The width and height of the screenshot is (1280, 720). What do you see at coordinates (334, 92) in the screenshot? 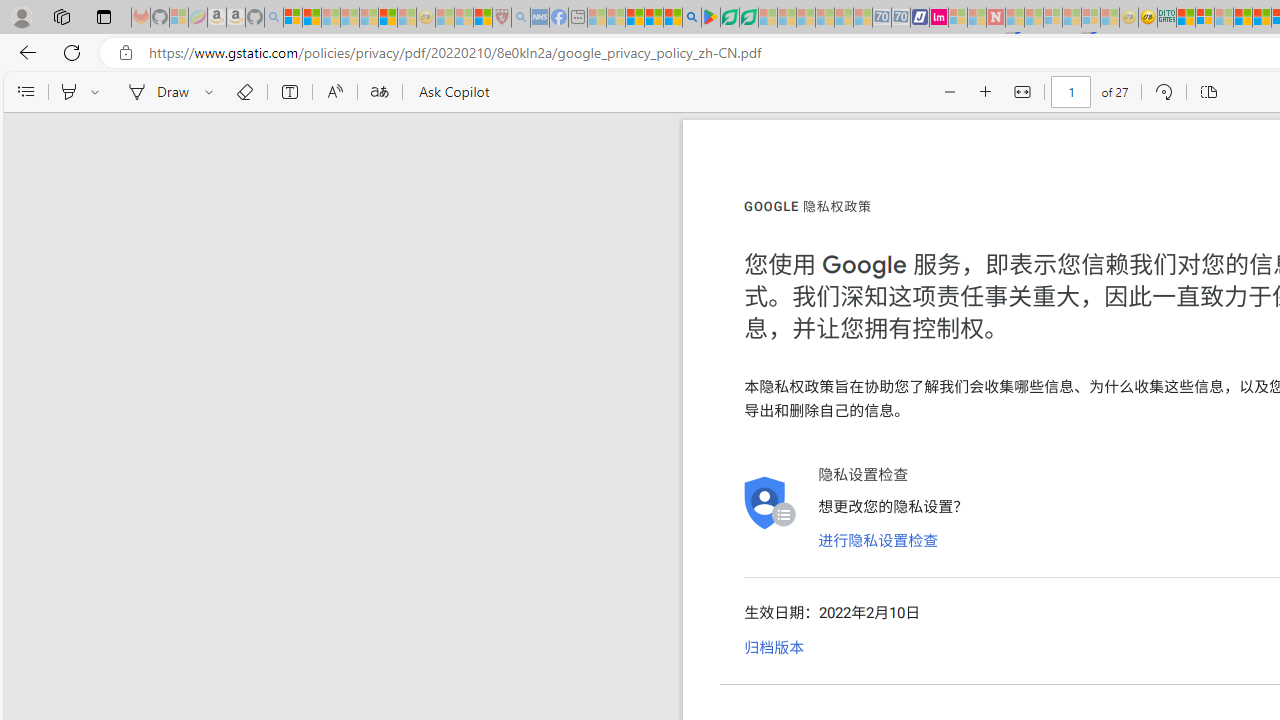
I see `'Read aloud'` at bounding box center [334, 92].